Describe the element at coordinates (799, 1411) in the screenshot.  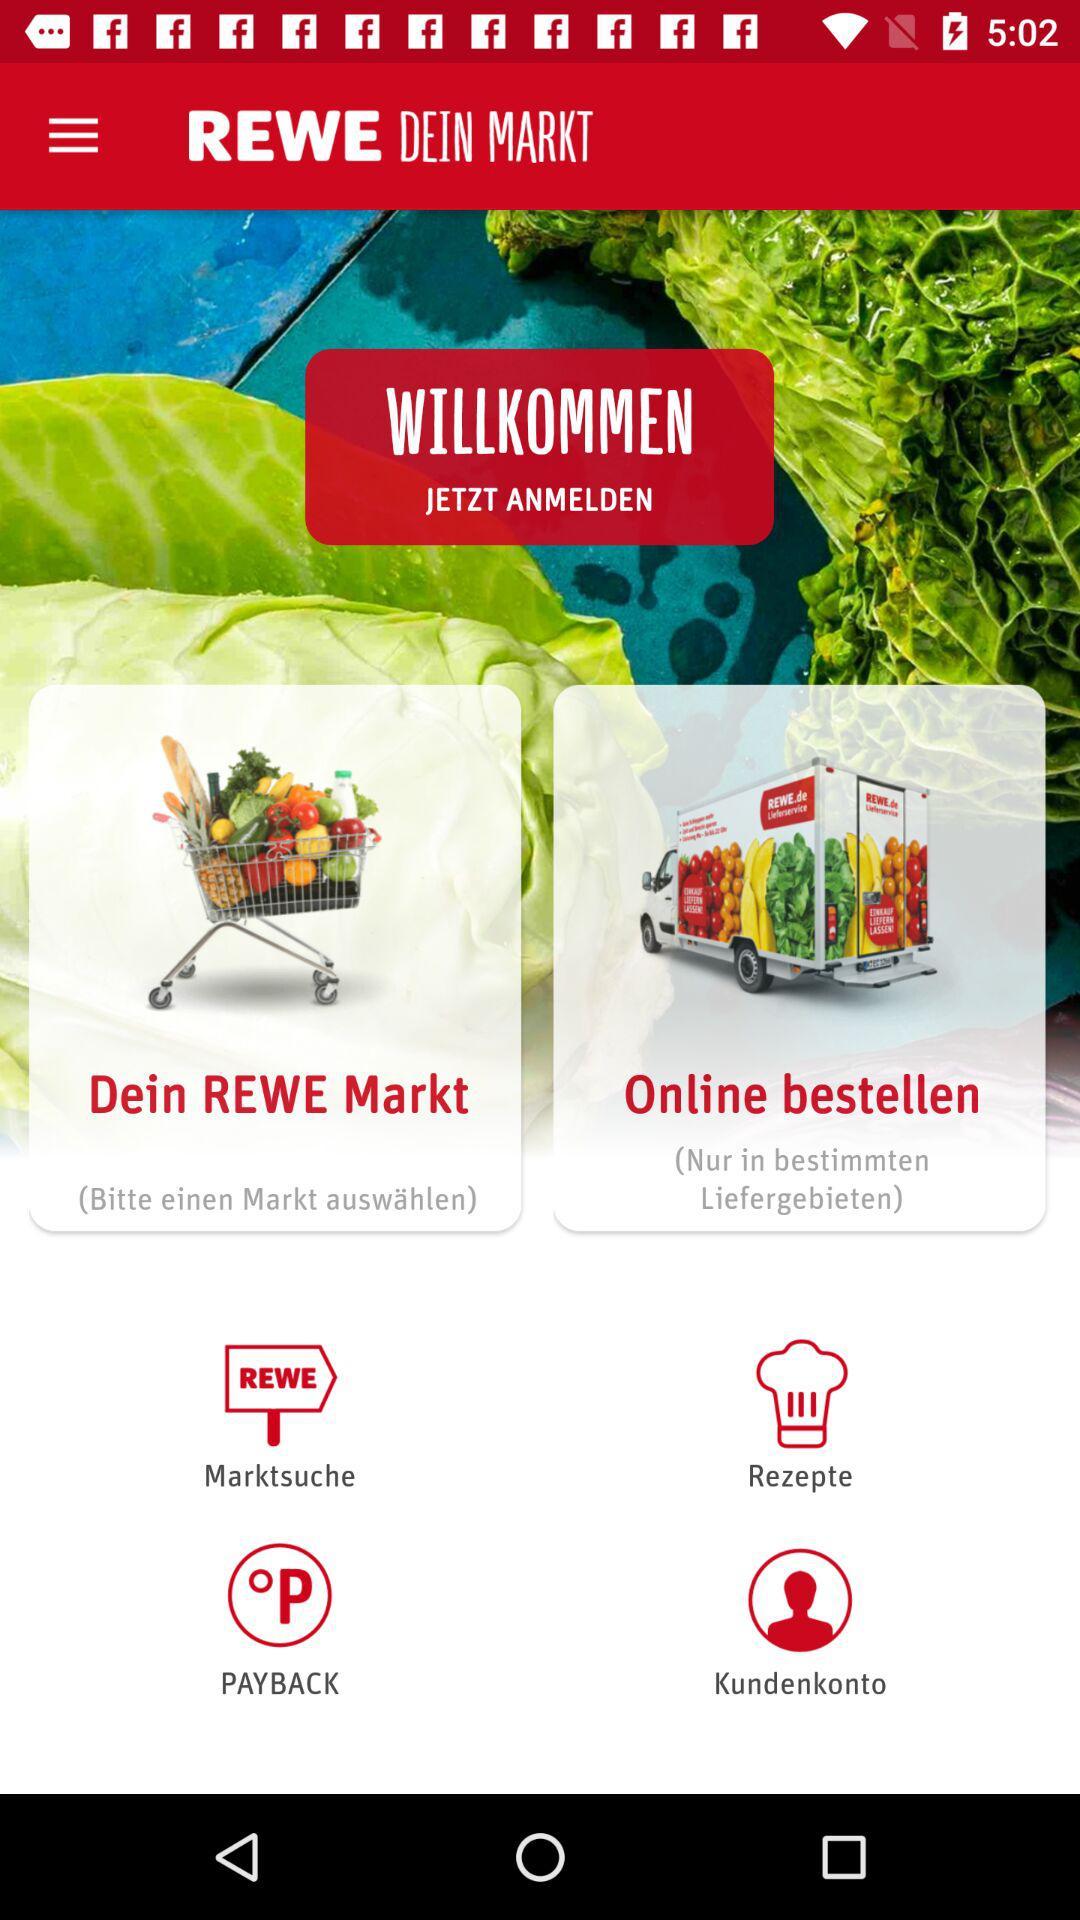
I see `rezepte` at that location.